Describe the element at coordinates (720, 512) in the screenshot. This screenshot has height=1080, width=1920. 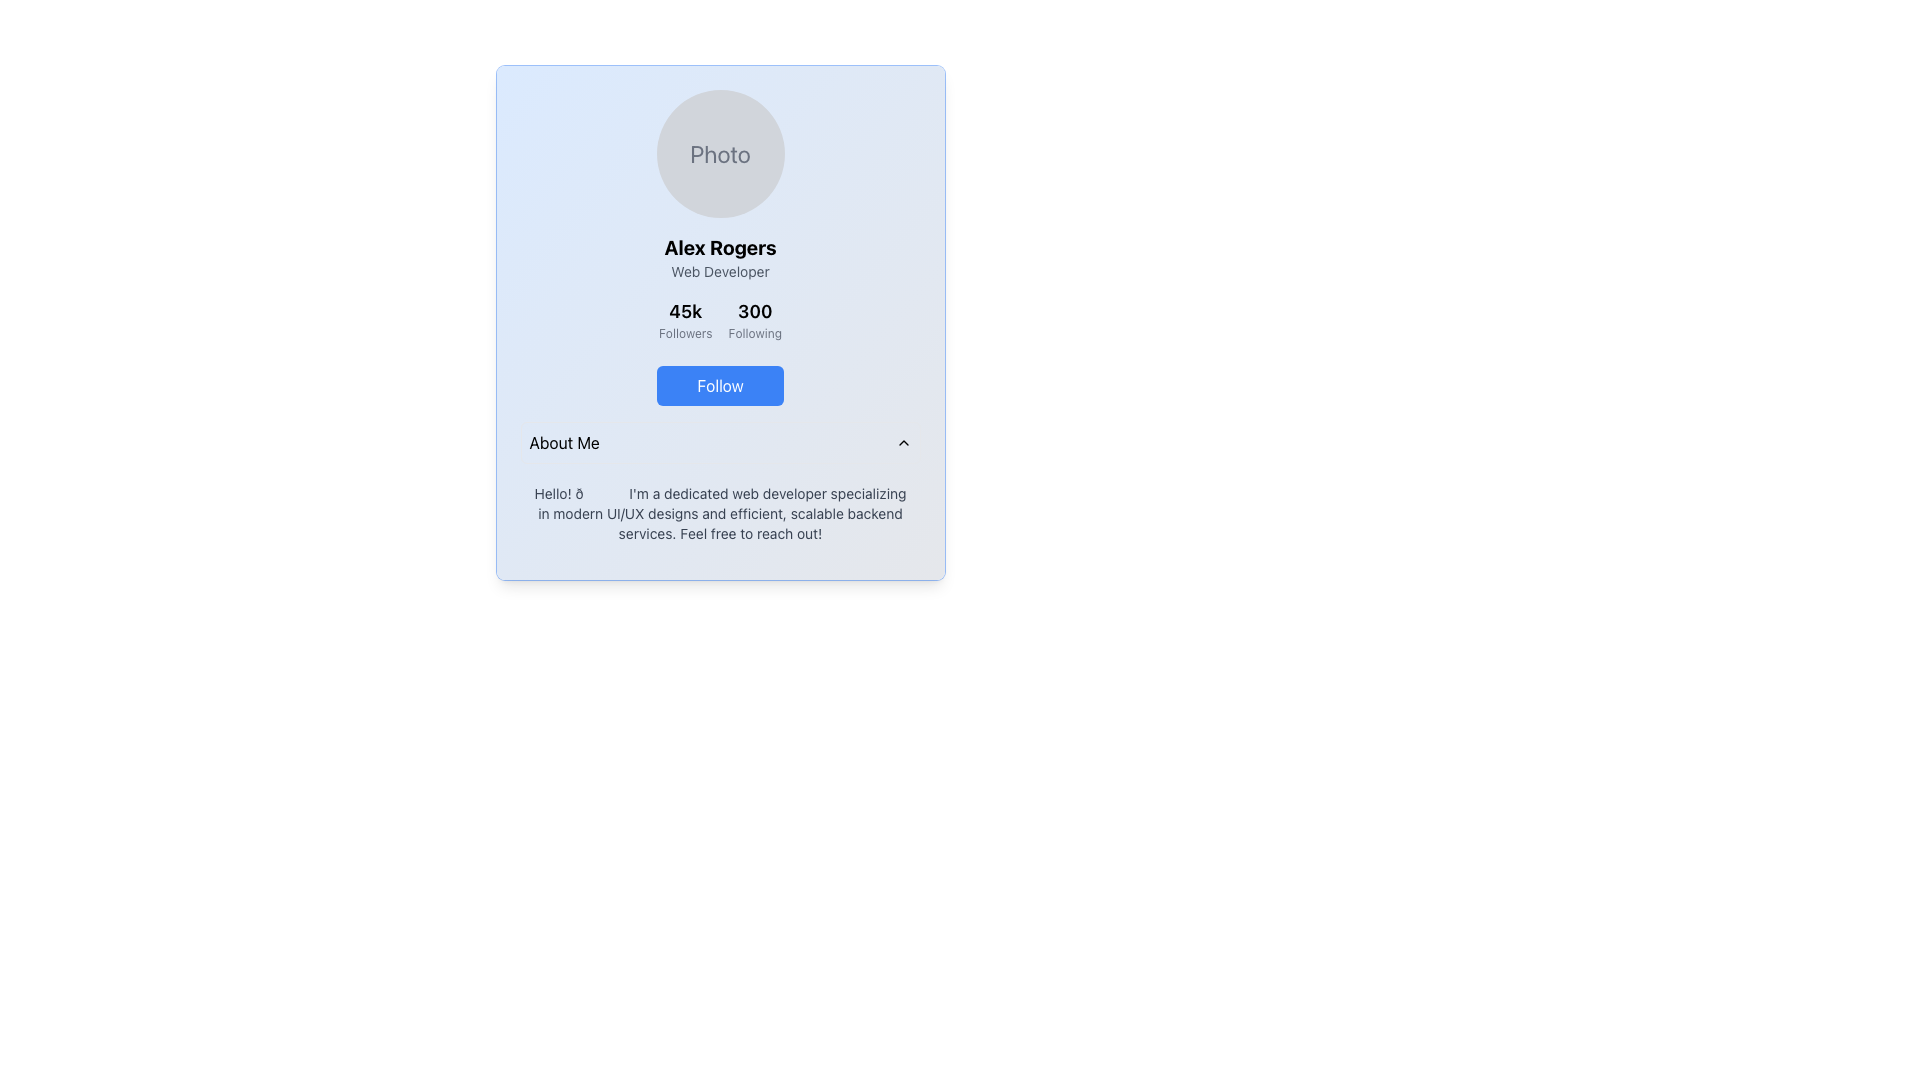
I see `the distinct textual paragraph styled with a gray font located below the 'About Me' heading in the lower section of the profile card` at that location.